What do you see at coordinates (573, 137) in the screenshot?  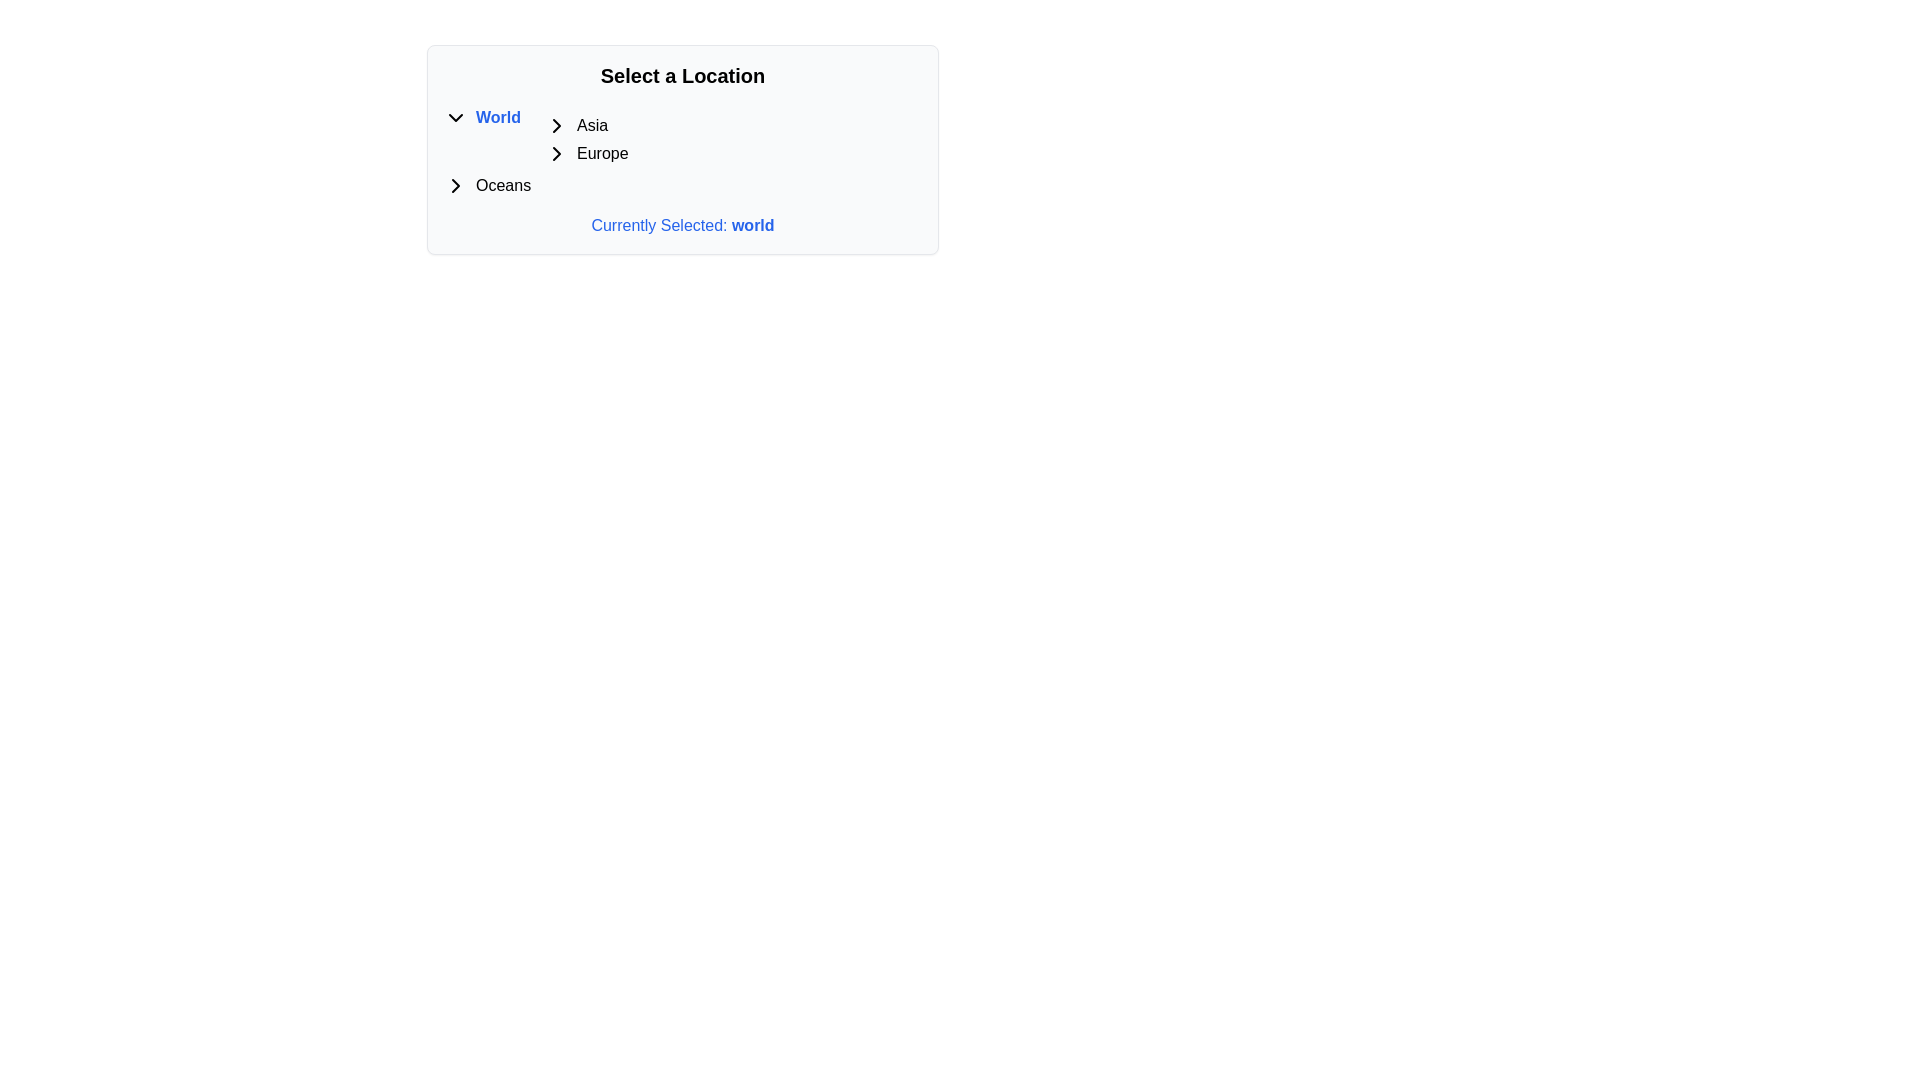 I see `the 'Europe' label in the nested list item under the 'World' heading` at bounding box center [573, 137].